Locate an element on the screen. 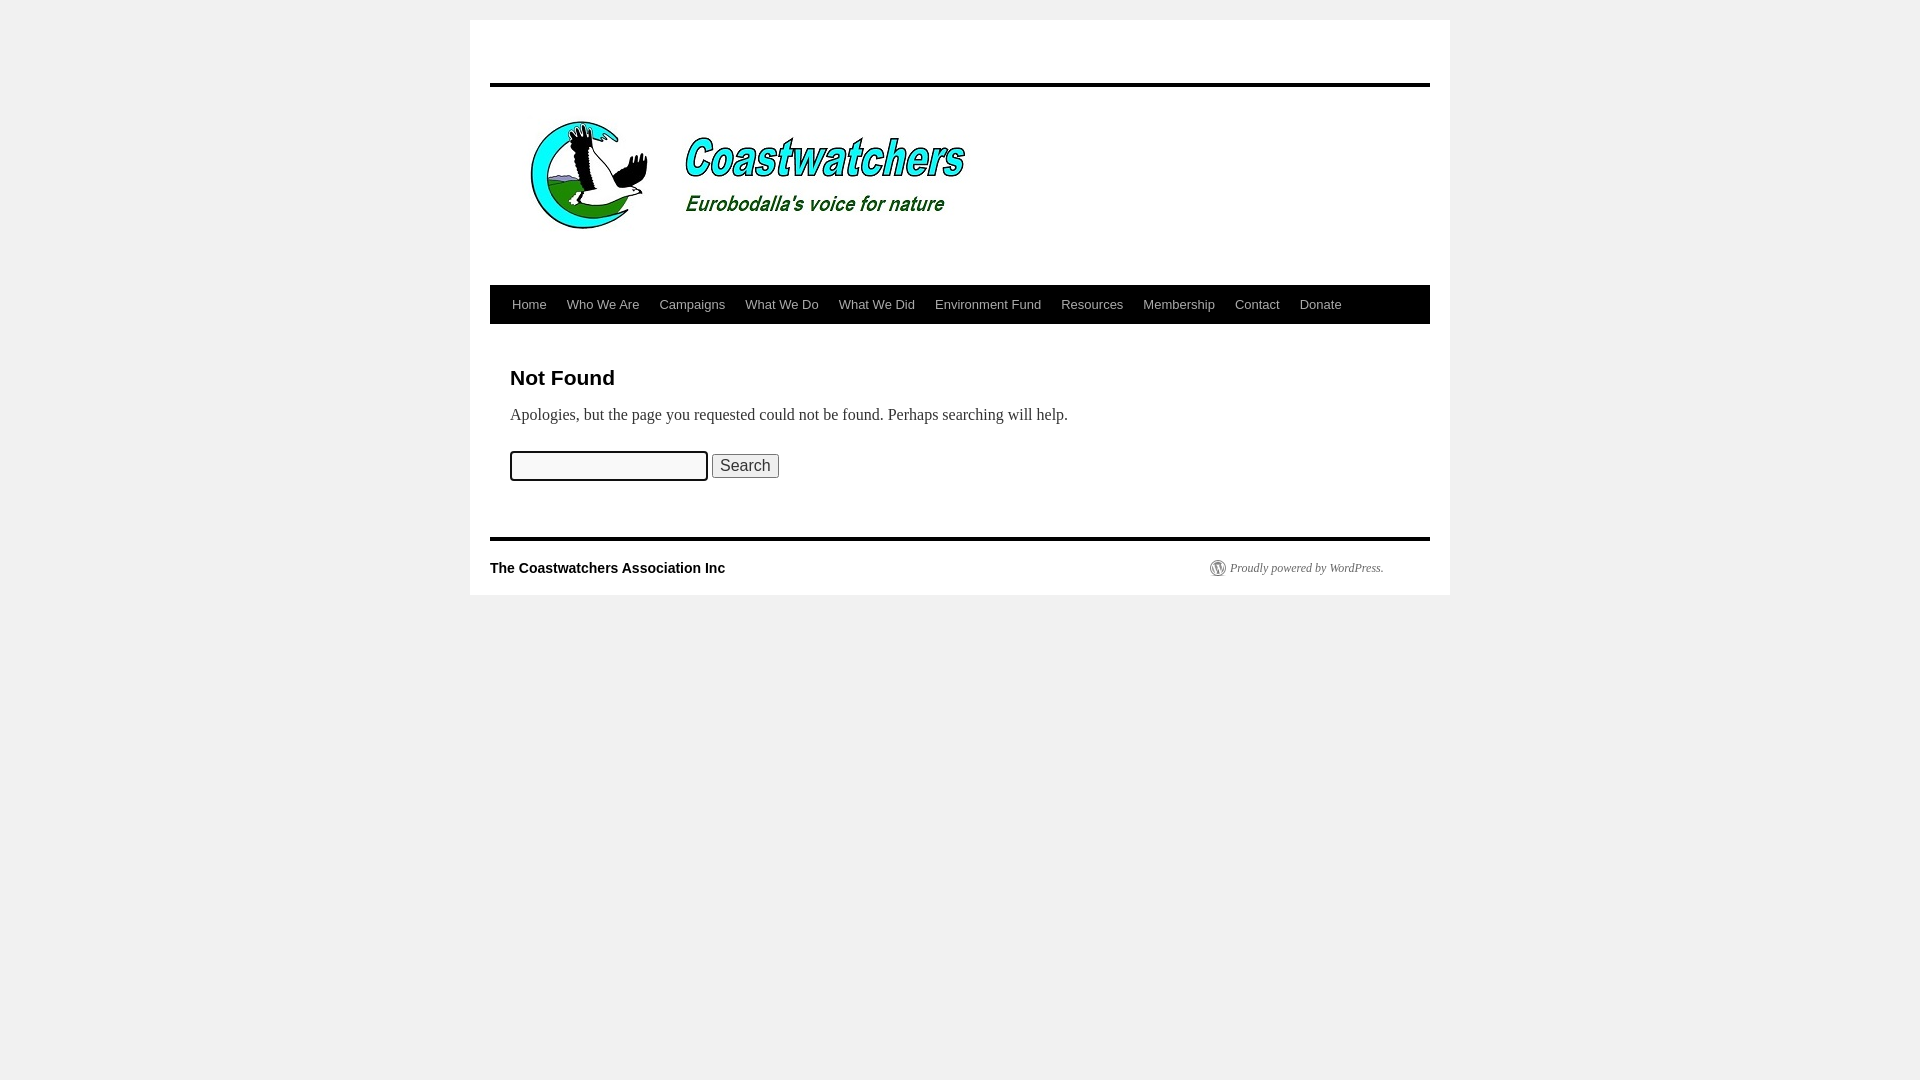 Image resolution: width=1920 pixels, height=1080 pixels. 'Search' is located at coordinates (744, 466).